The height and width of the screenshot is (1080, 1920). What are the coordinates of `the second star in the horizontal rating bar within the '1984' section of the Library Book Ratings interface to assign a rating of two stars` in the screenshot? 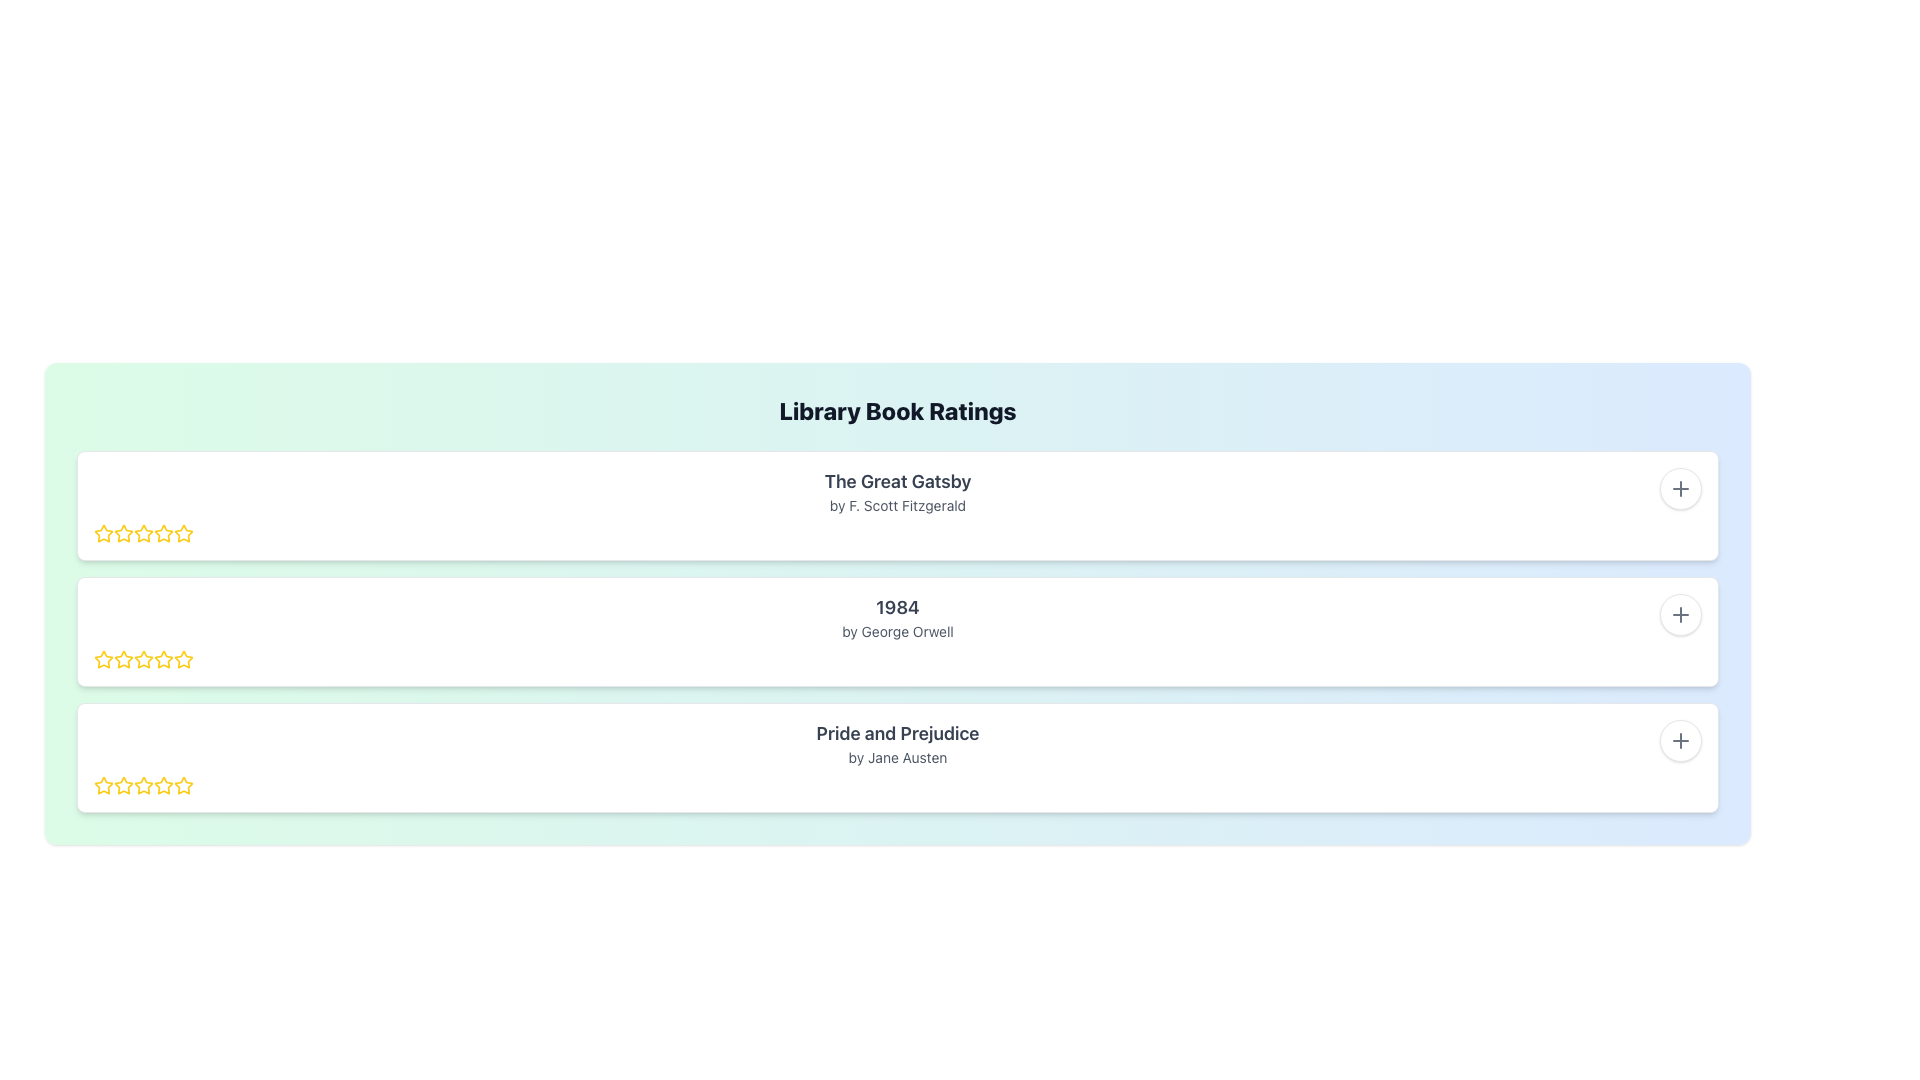 It's located at (163, 659).